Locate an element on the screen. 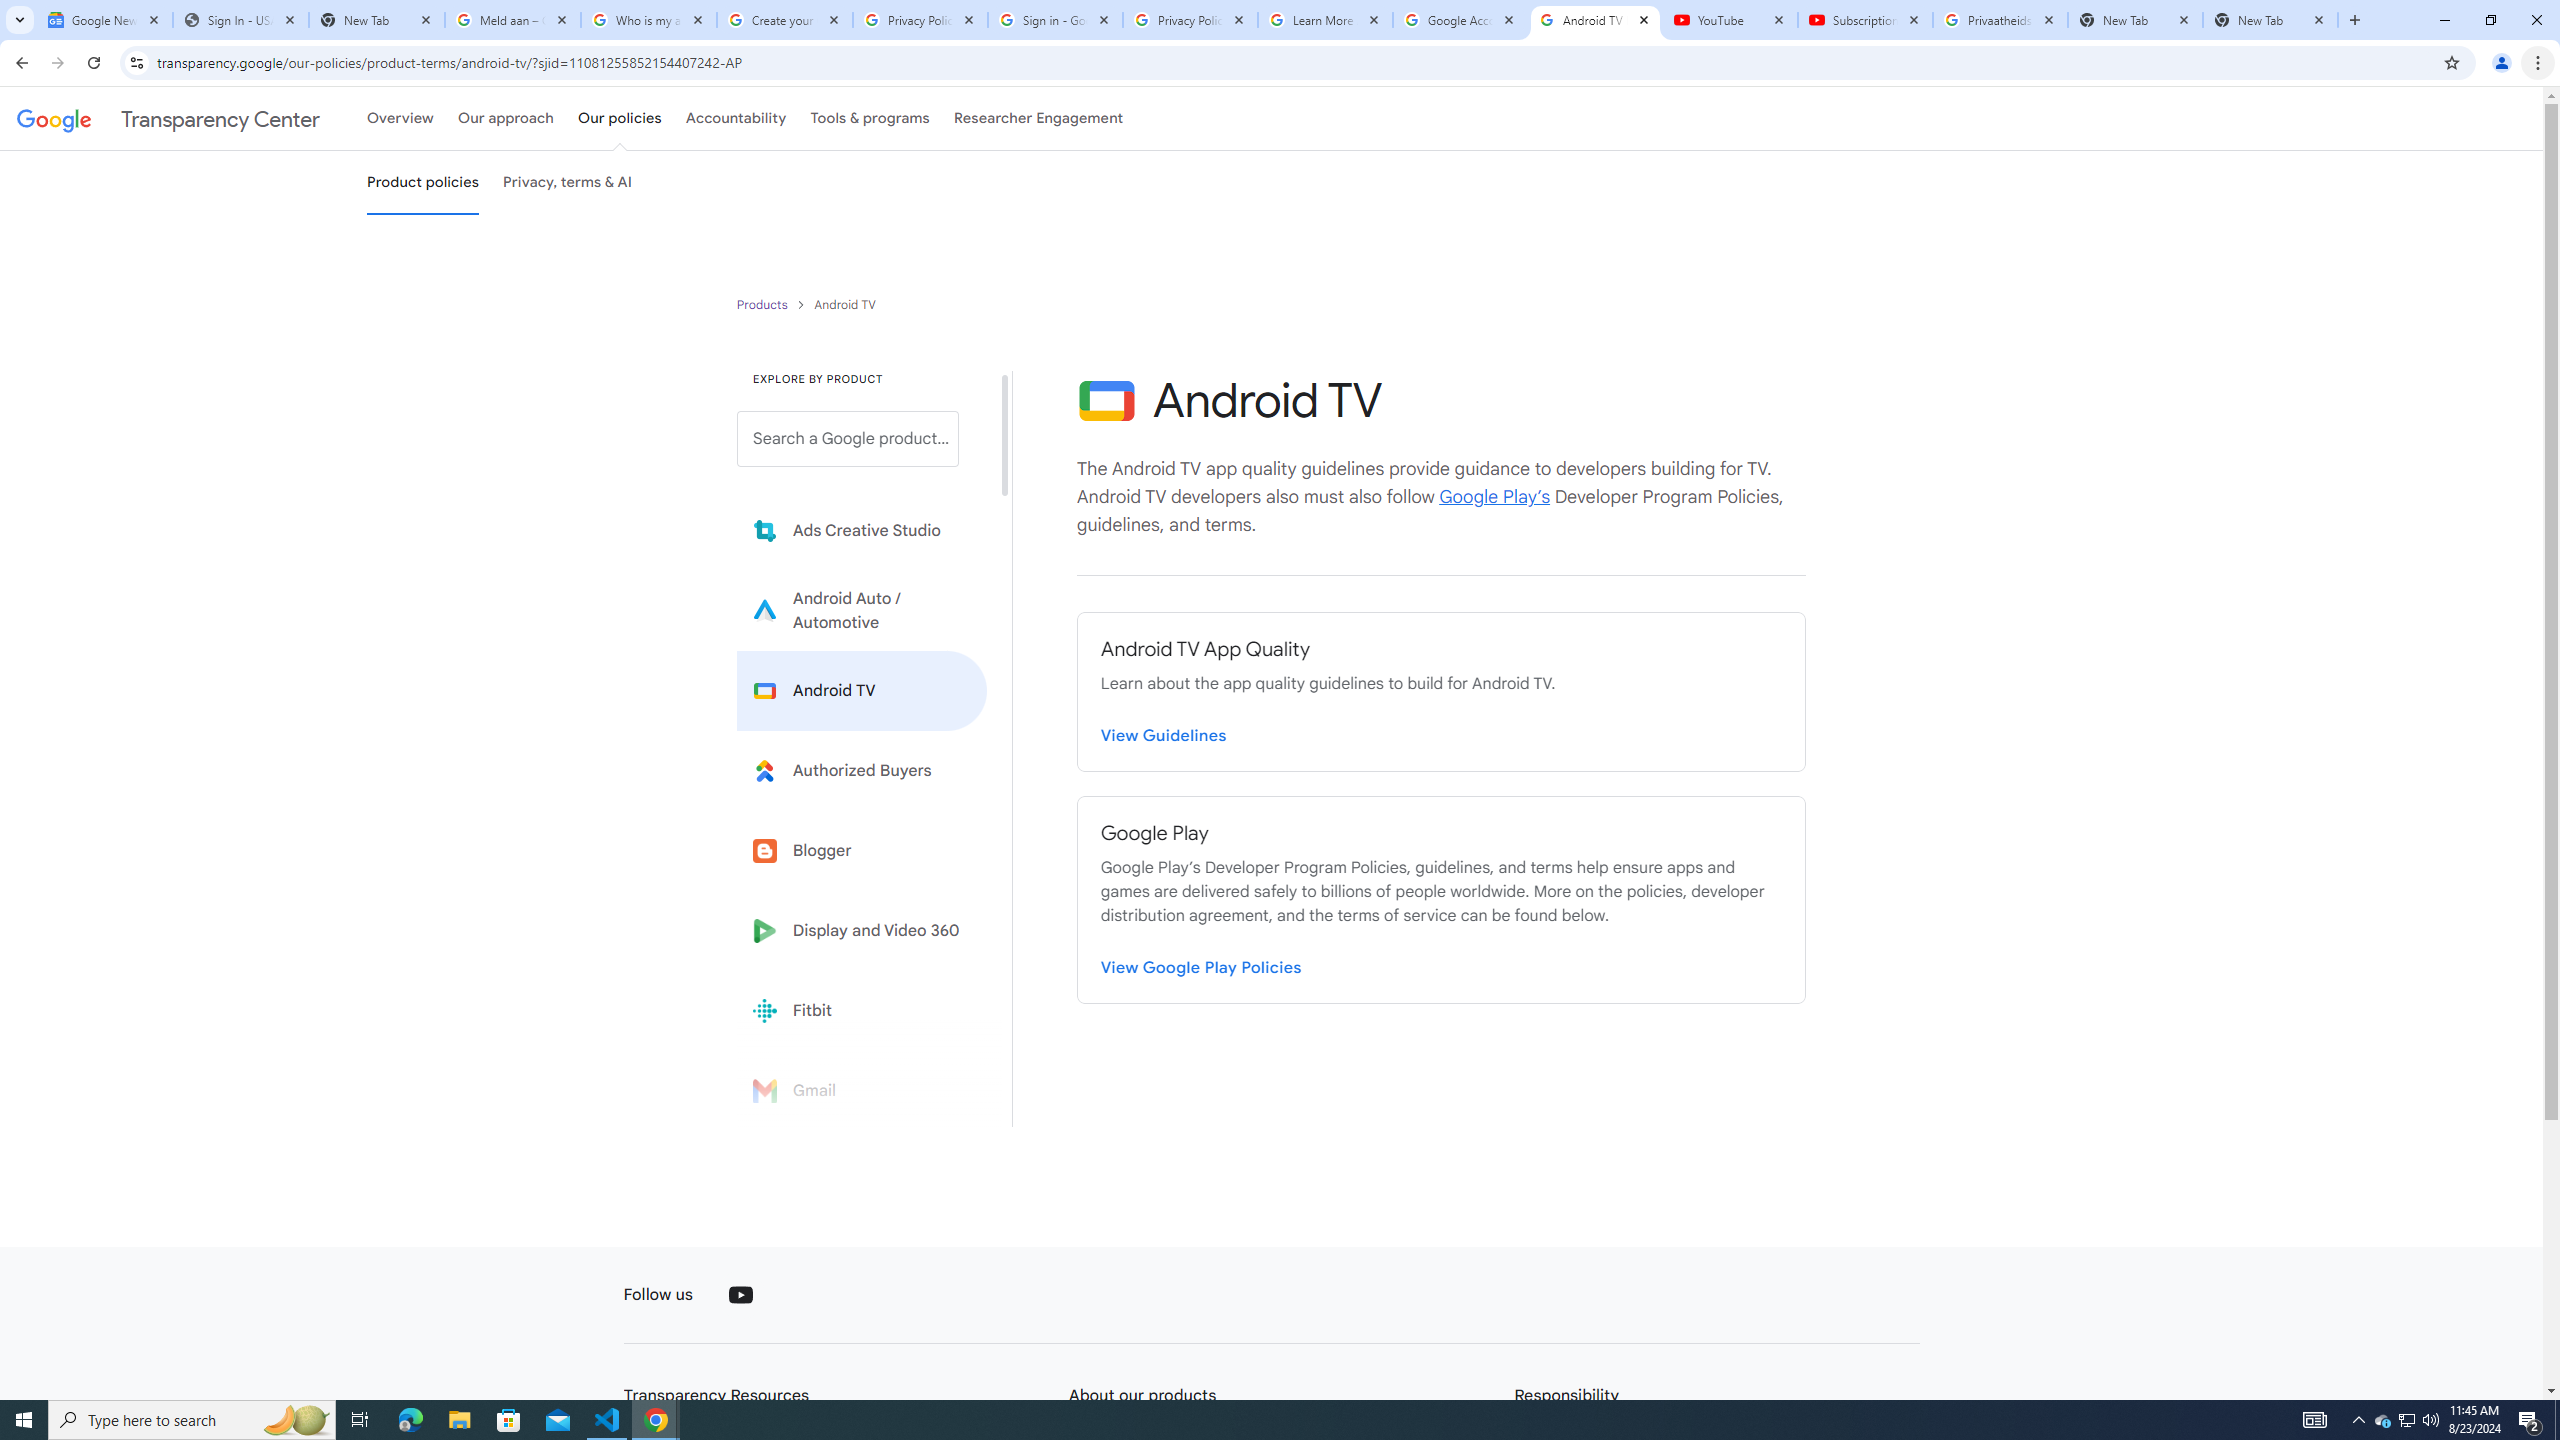  'Accountability' is located at coordinates (735, 118).